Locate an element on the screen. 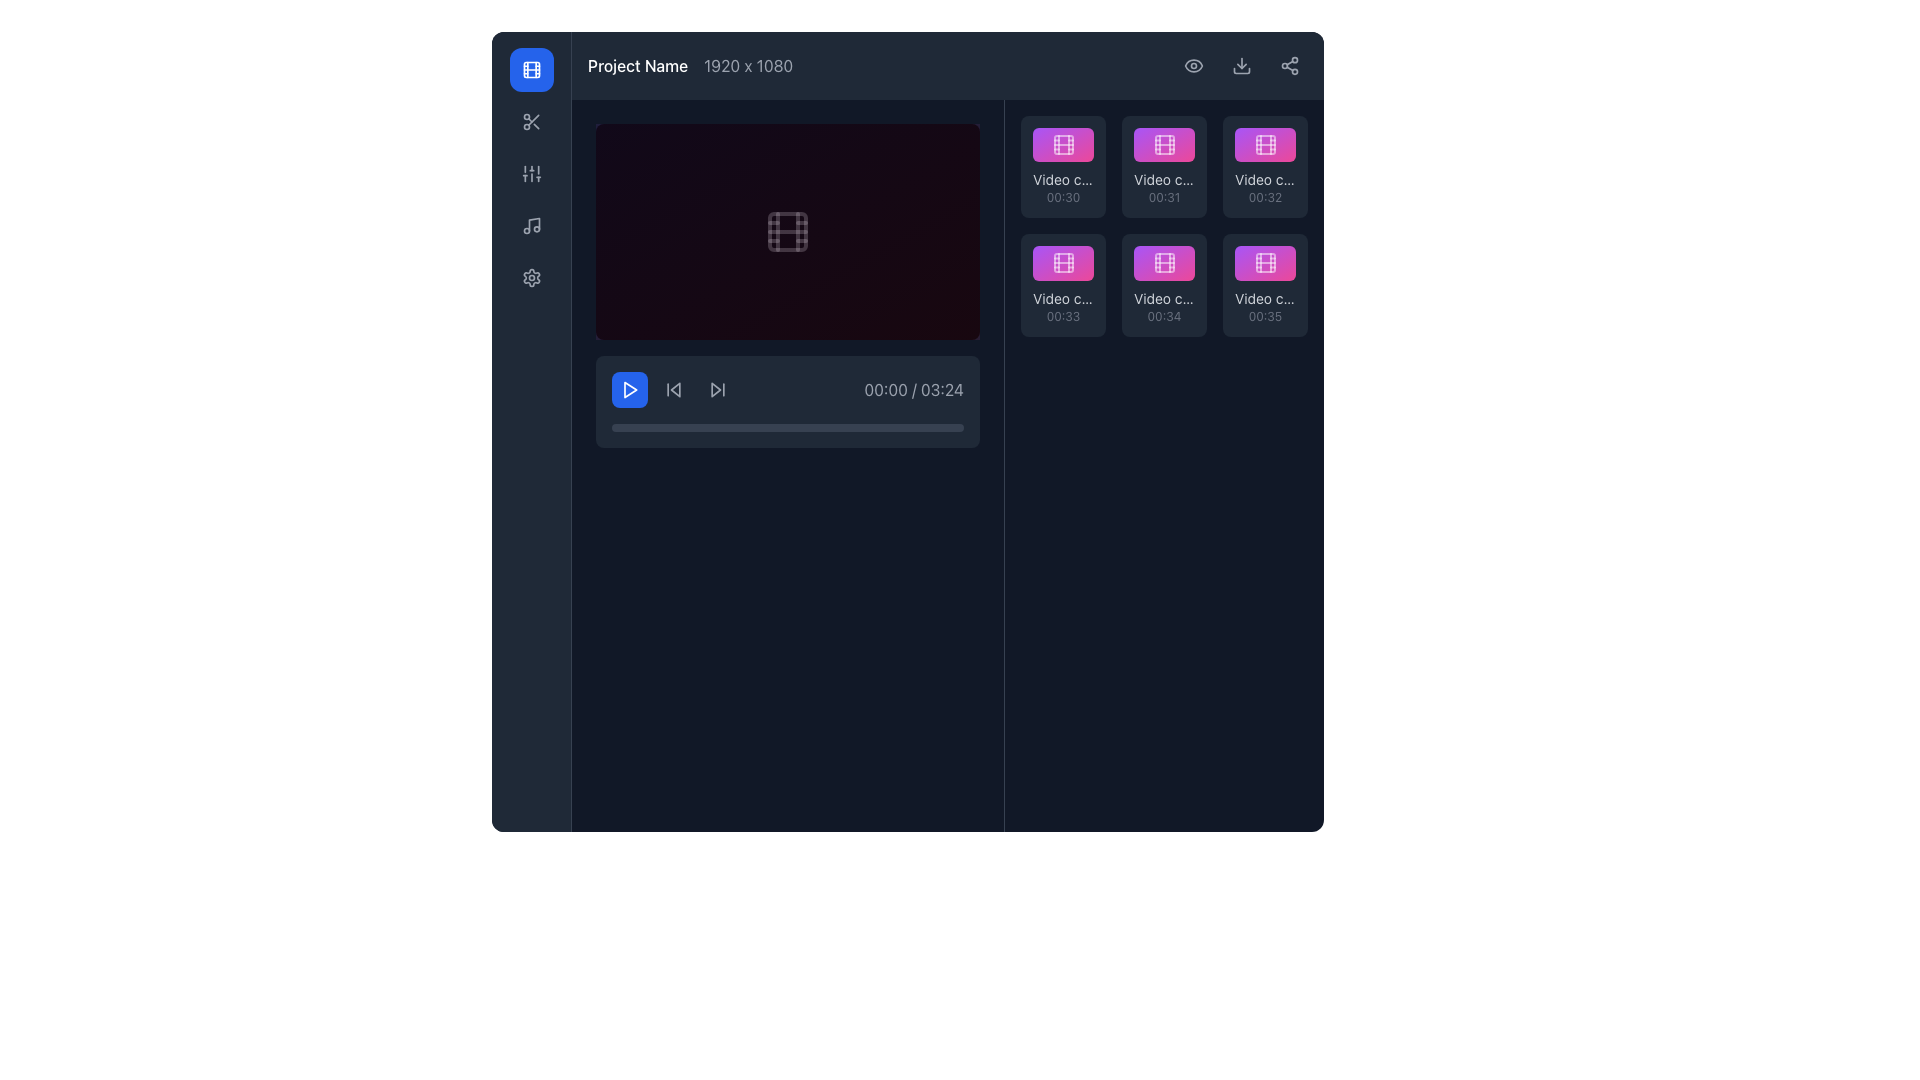 The height and width of the screenshot is (1080, 1920). the download button located at the top-right corner of the interface, which is the second button from the right in a row of three buttons is located at coordinates (1241, 64).